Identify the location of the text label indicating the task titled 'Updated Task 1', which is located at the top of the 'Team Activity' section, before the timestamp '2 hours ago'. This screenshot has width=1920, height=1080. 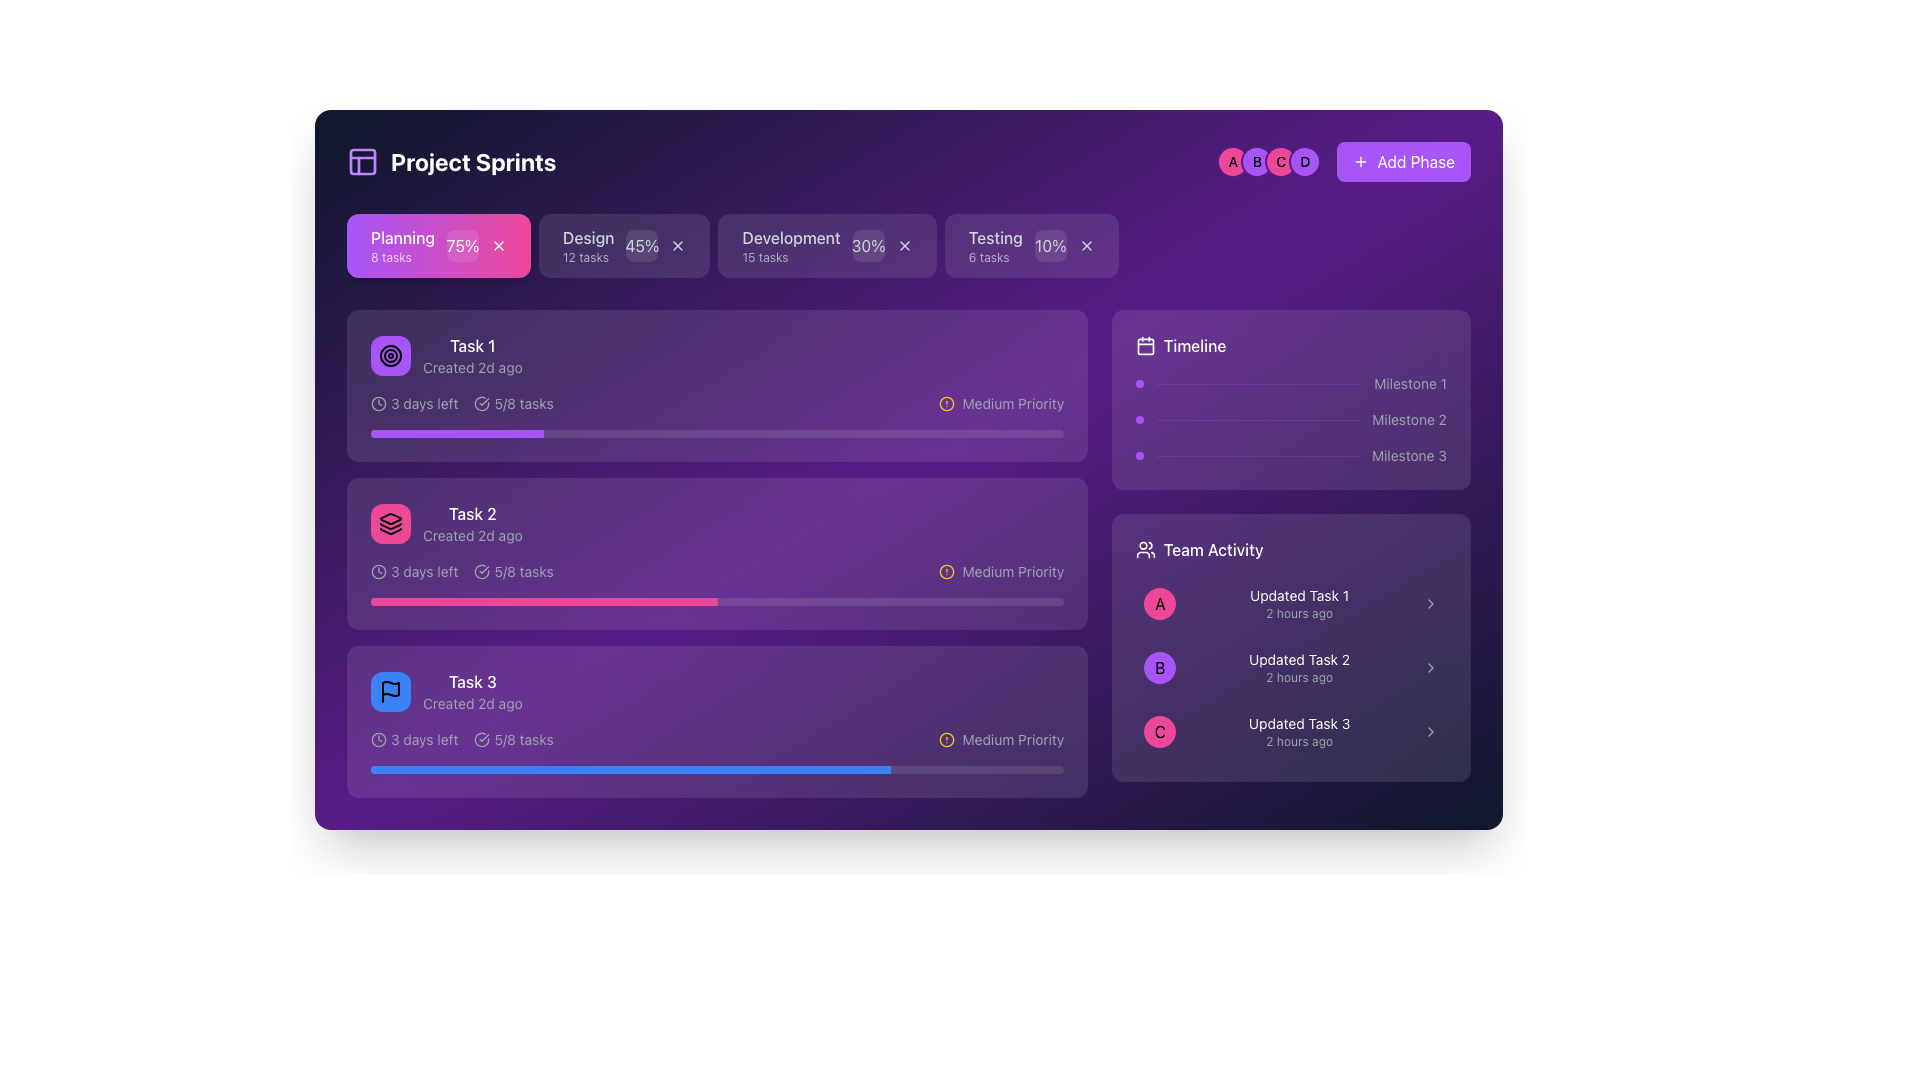
(1299, 595).